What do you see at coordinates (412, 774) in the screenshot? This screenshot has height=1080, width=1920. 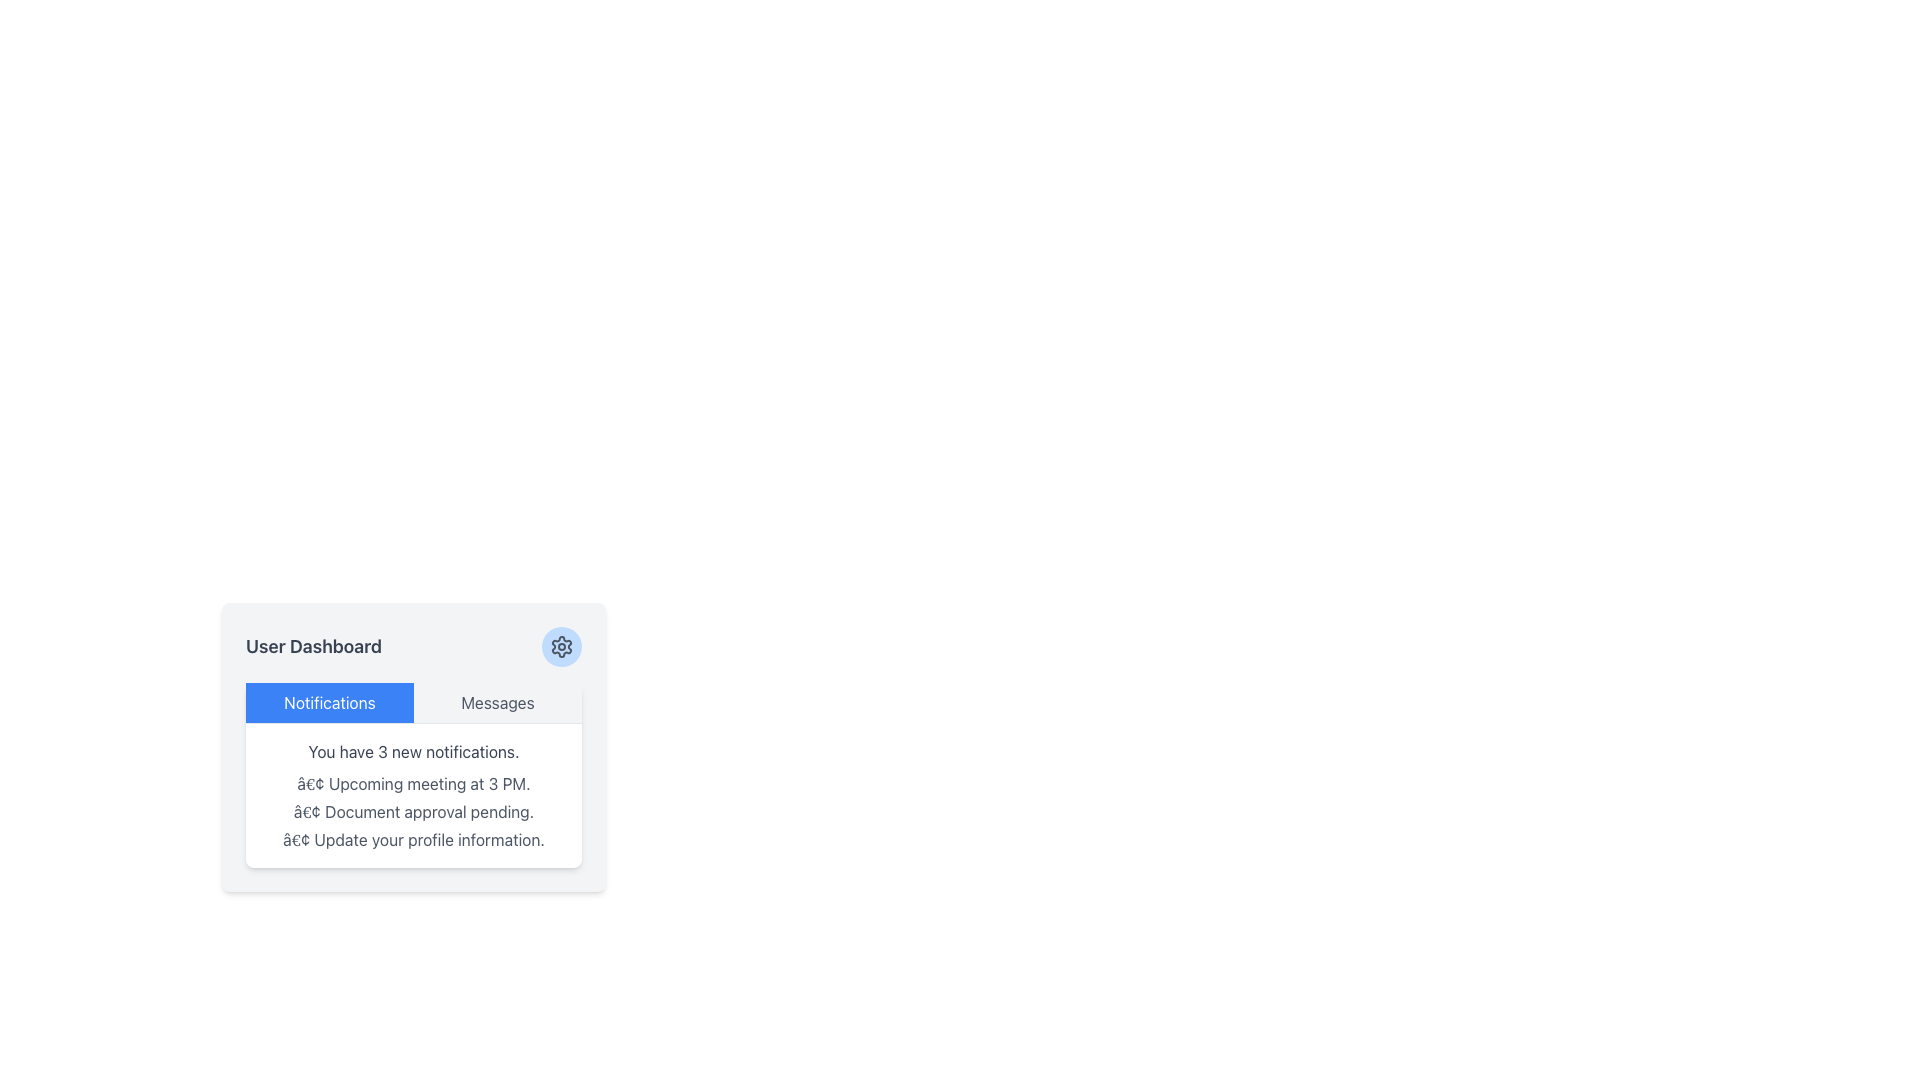 I see `notification content by interacting with the notifications panel located in the 'User Dashboard' below its title area` at bounding box center [412, 774].